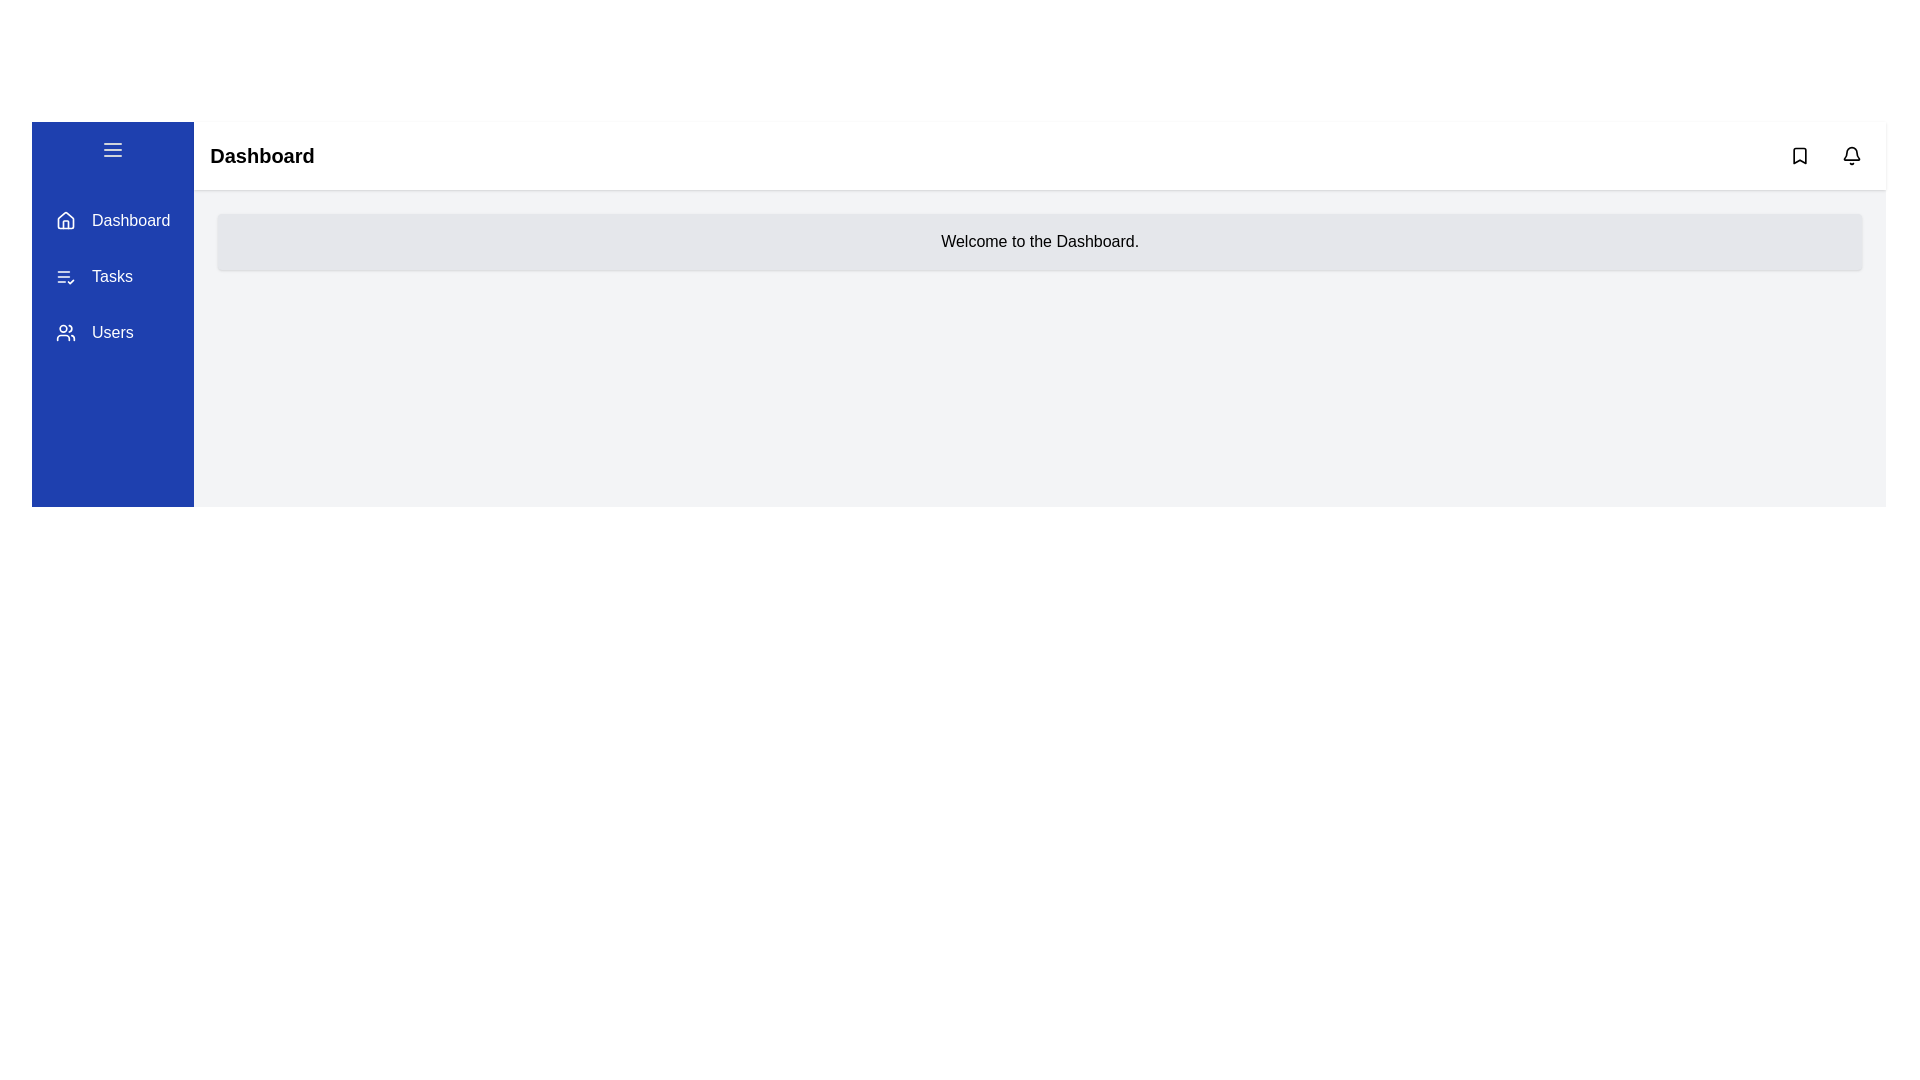 The width and height of the screenshot is (1920, 1080). What do you see at coordinates (261, 154) in the screenshot?
I see `text content of the bold, large-sized text label saying 'Dashboard' located at the top-left corner of the main content area, to the right of the blue vertical sidebar` at bounding box center [261, 154].